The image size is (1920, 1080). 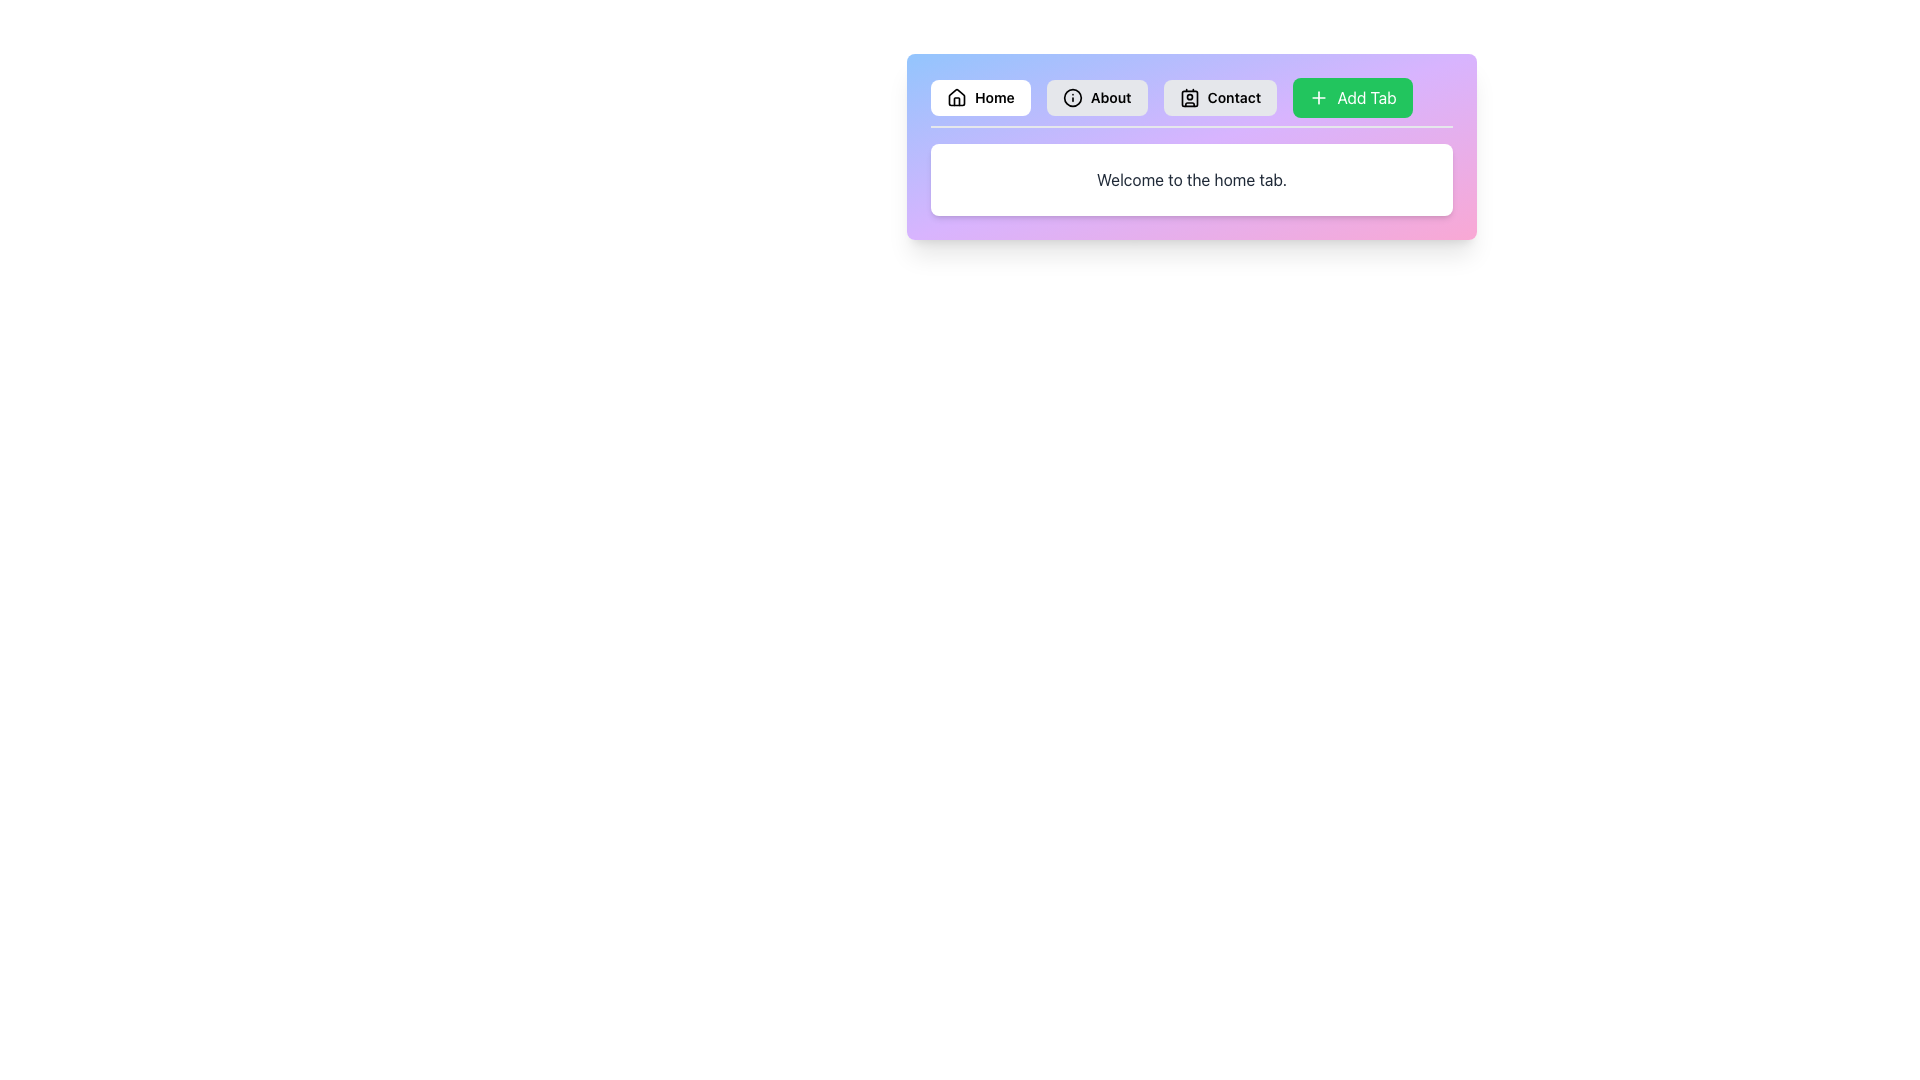 What do you see at coordinates (1366, 97) in the screenshot?
I see `text label that indicates the functionality of adding a new tab, located within the green rounded rectangular button in the top menu bar` at bounding box center [1366, 97].